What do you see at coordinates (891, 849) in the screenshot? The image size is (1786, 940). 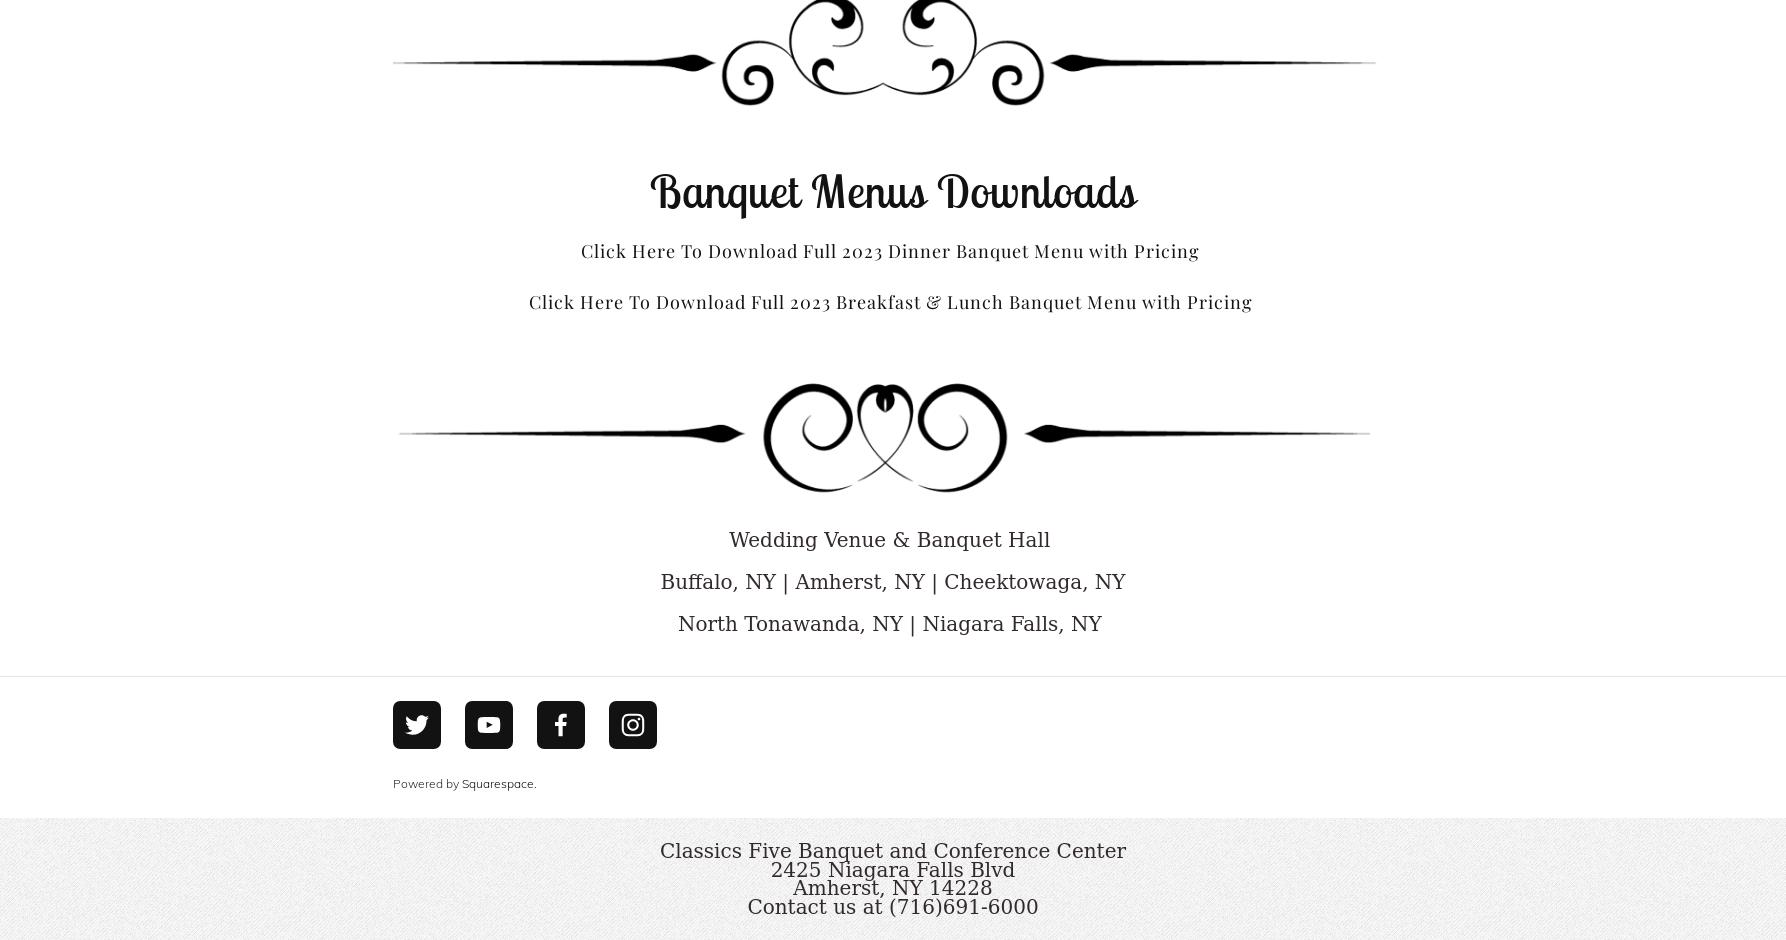 I see `'Classics Five Banquet and Conference Center'` at bounding box center [891, 849].